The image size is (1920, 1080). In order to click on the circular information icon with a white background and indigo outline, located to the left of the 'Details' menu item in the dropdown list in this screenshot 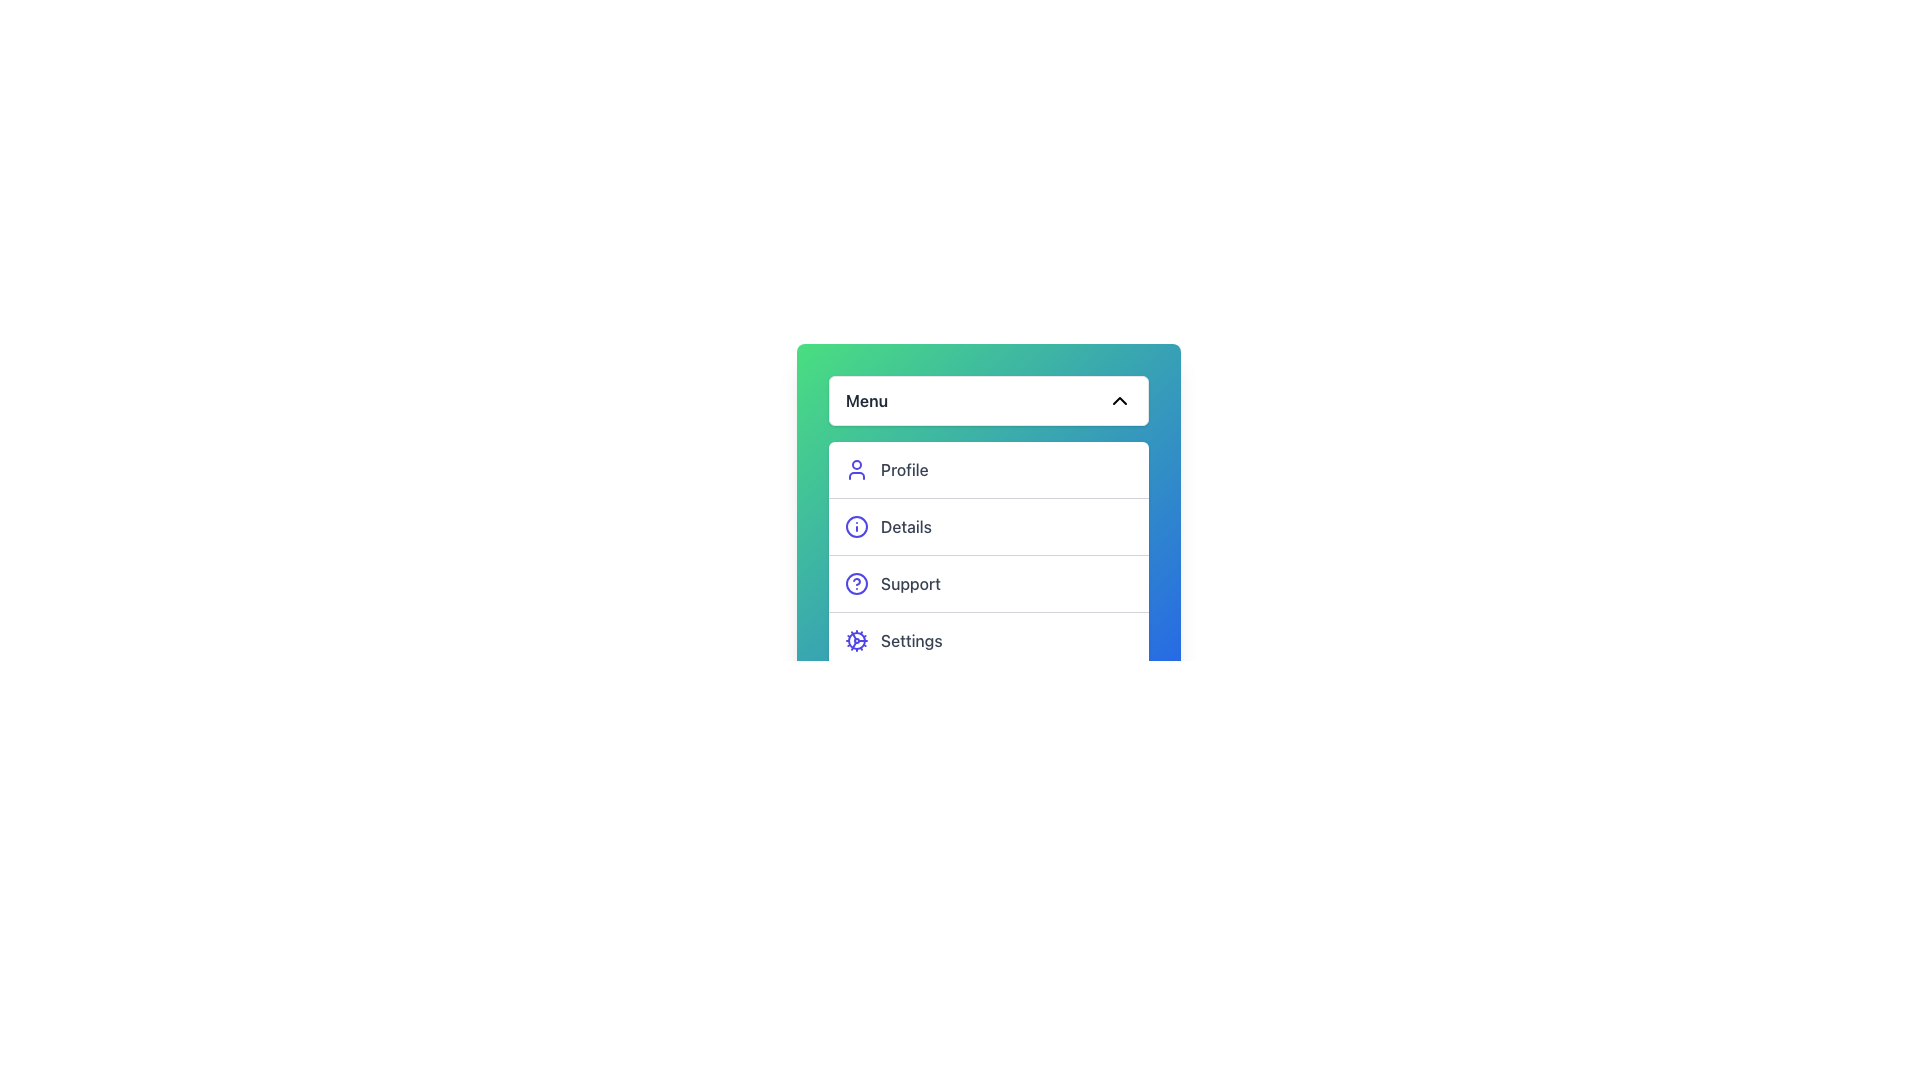, I will do `click(857, 526)`.